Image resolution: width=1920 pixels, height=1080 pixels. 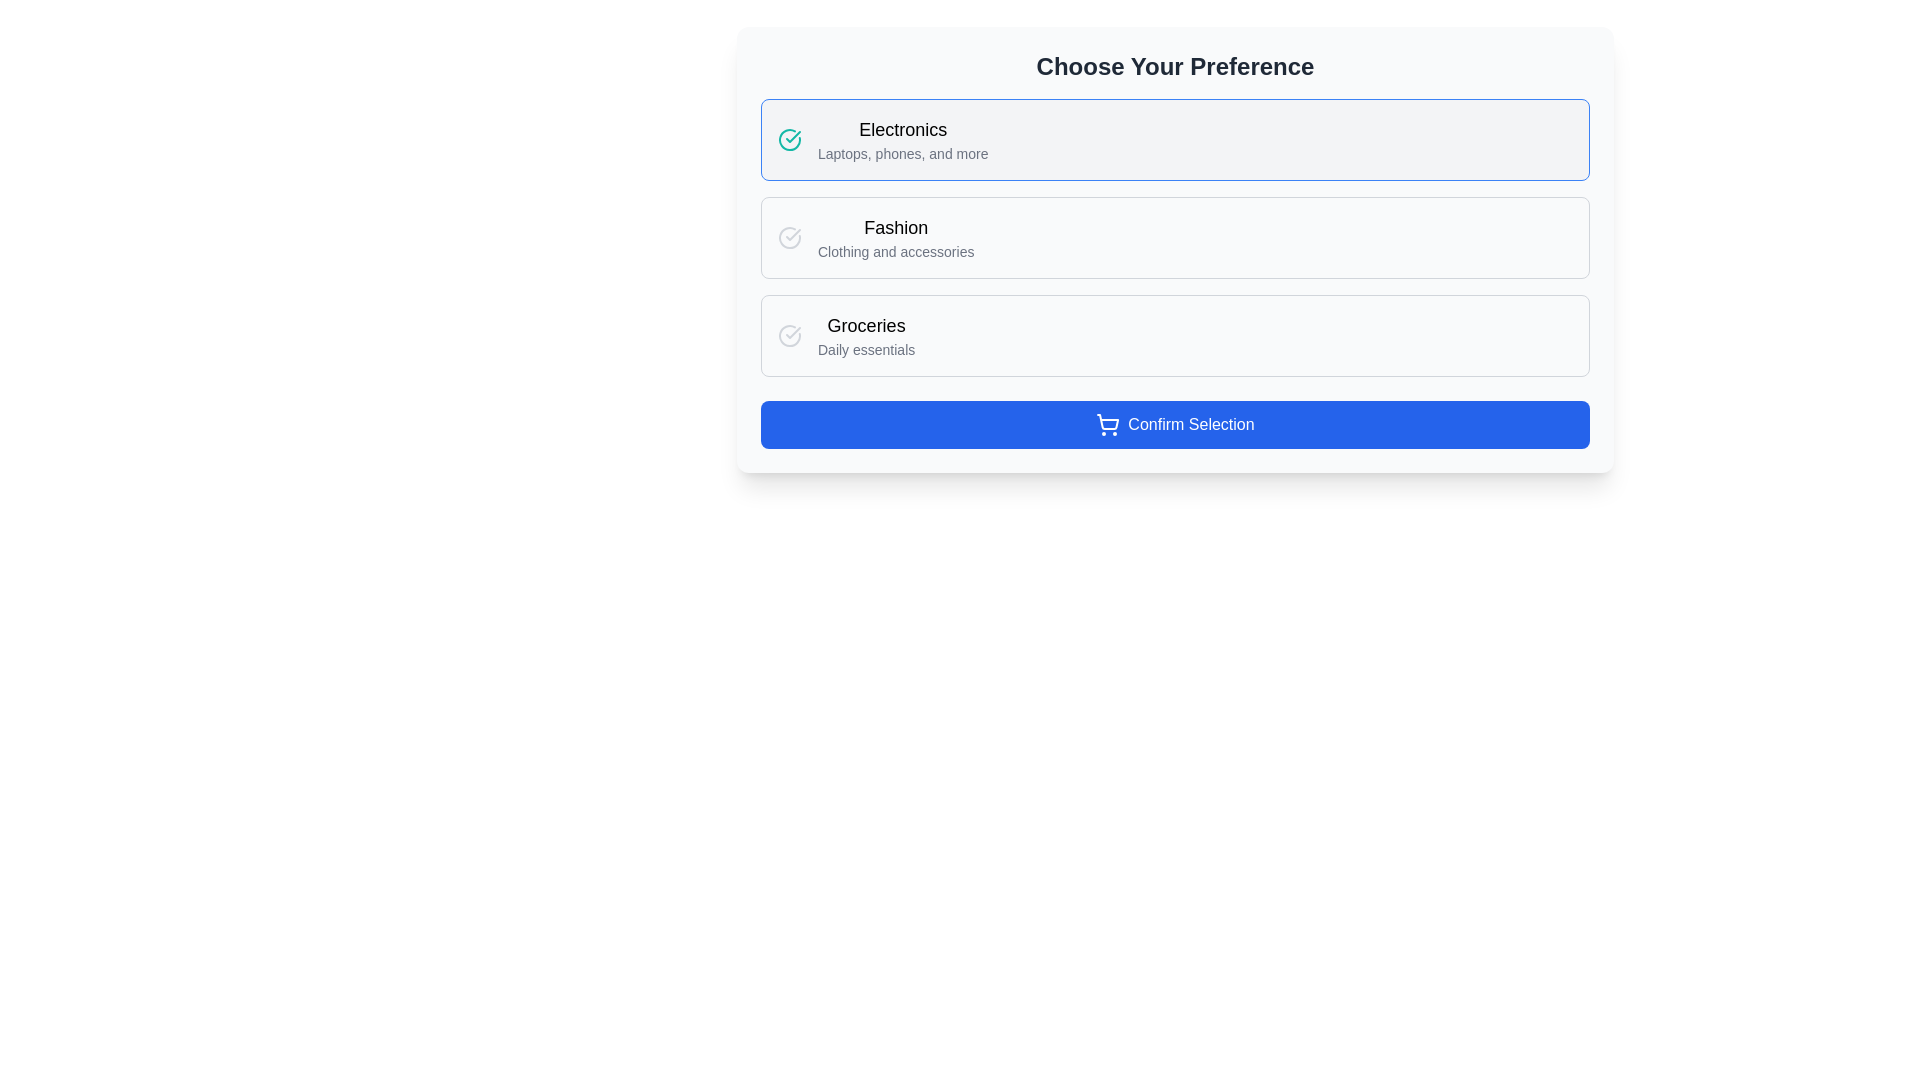 I want to click on the circular icon with a checkmark inside it, which is located to the immediate left of the text 'Fashion' in the list of selectable options, so click(x=789, y=237).